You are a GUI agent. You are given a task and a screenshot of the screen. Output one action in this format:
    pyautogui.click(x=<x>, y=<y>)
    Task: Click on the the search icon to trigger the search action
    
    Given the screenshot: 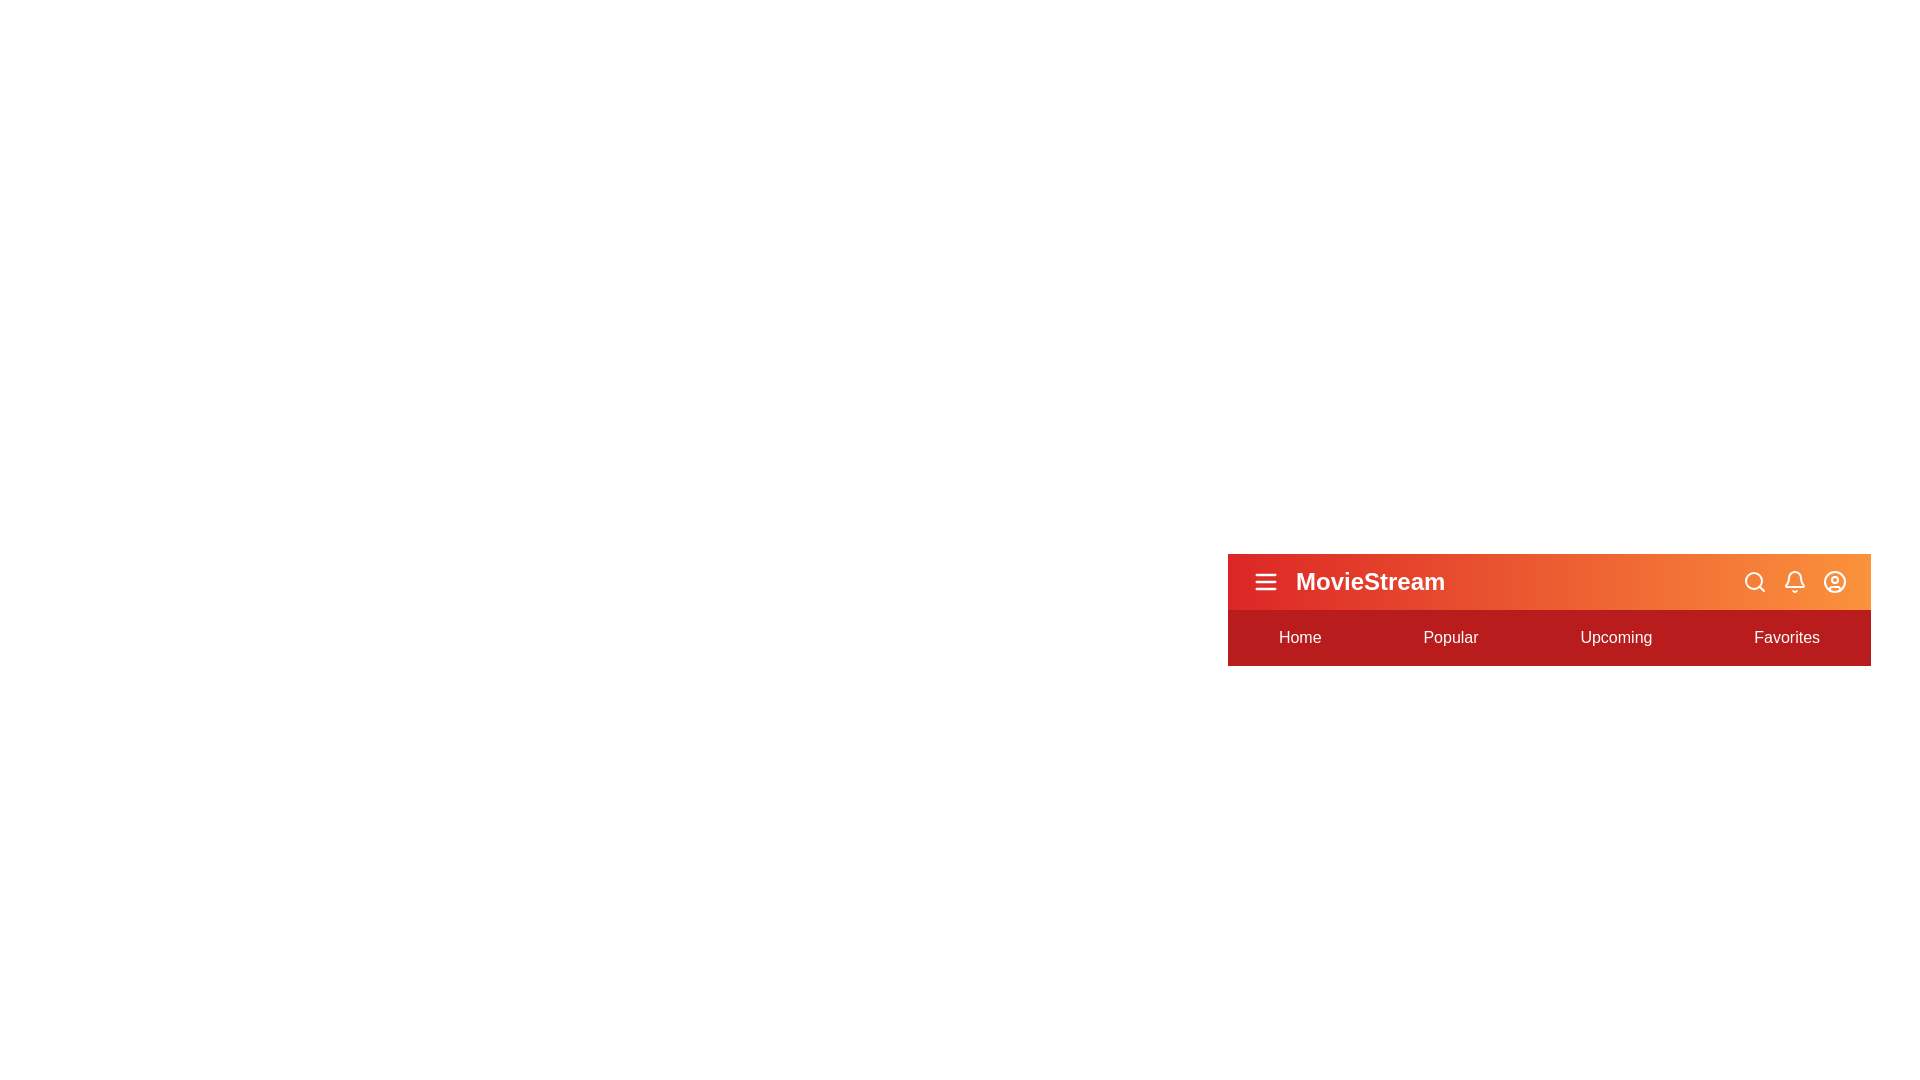 What is the action you would take?
    pyautogui.click(x=1754, y=582)
    